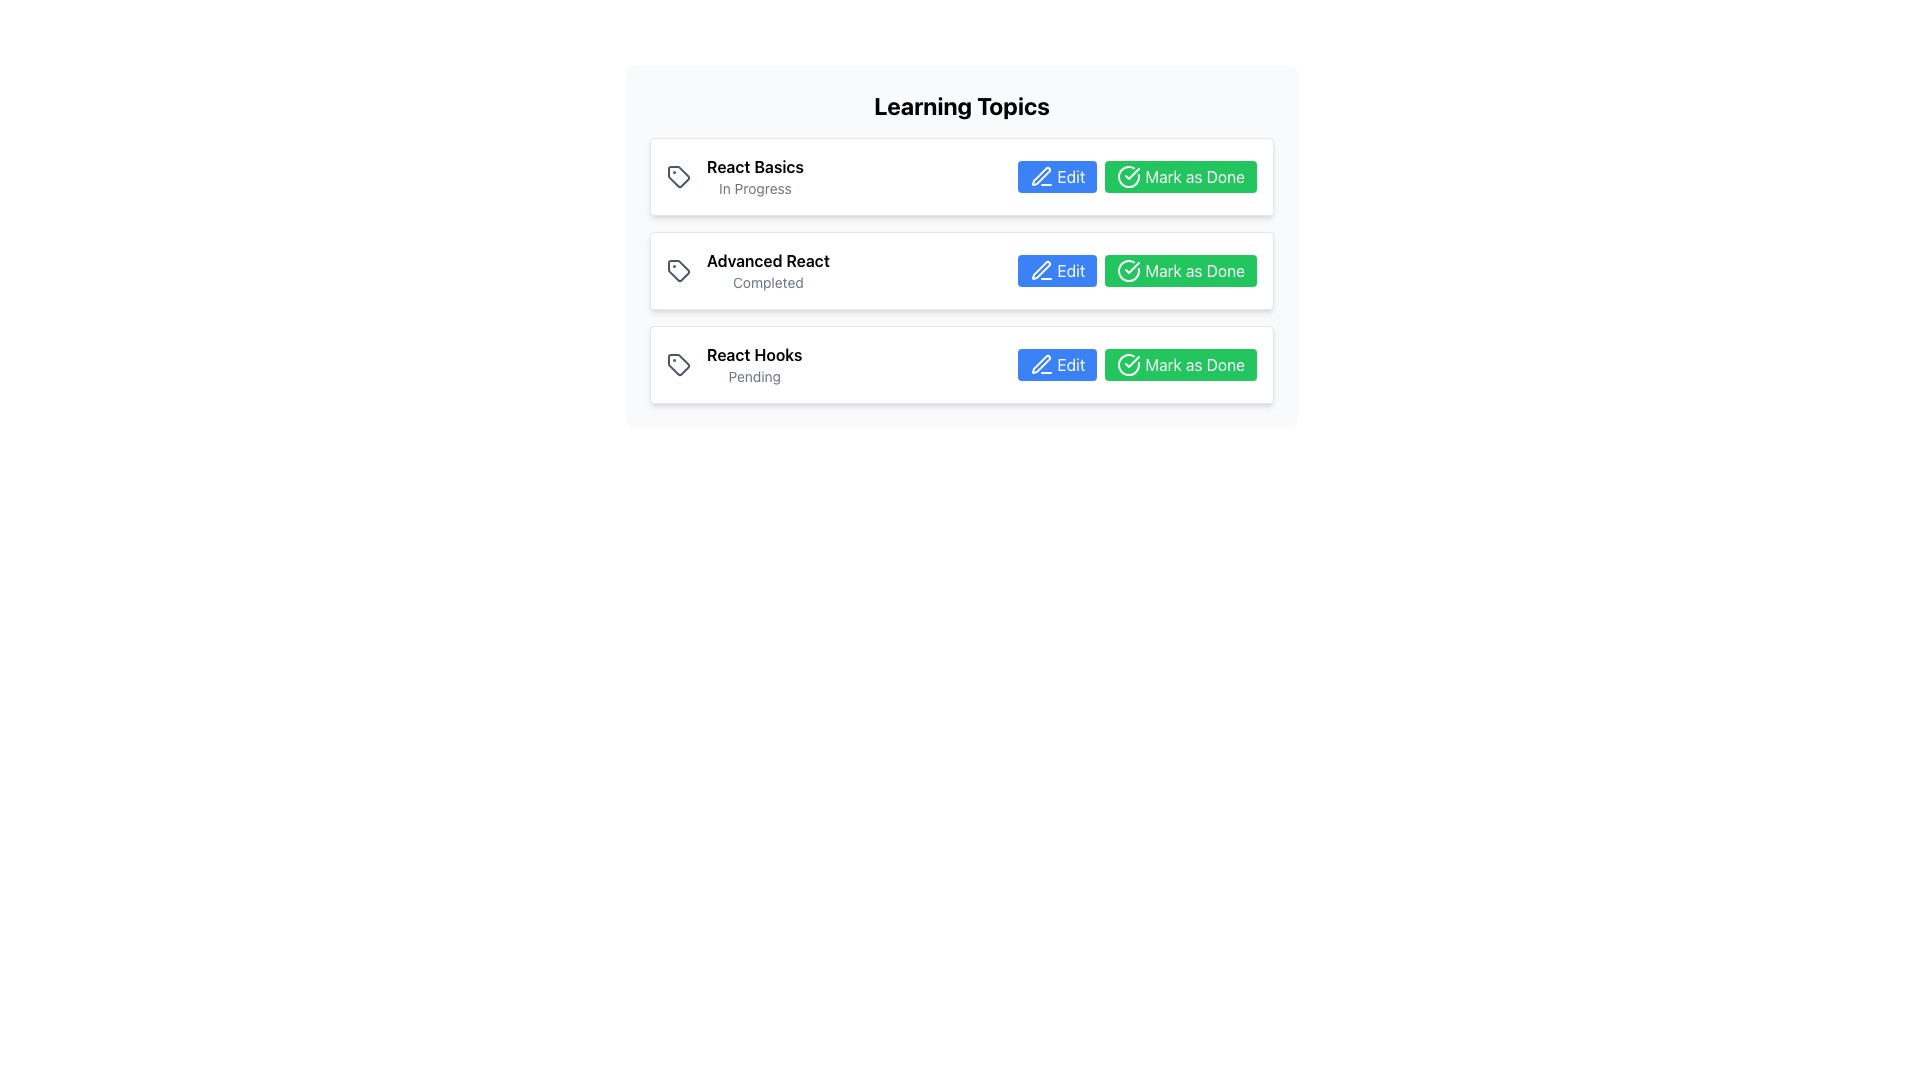 The height and width of the screenshot is (1080, 1920). I want to click on information displayed in the label showing the title 'Advanced React' and its status 'Completed' located in the second row of the 'Learning Topics' list, so click(747, 270).